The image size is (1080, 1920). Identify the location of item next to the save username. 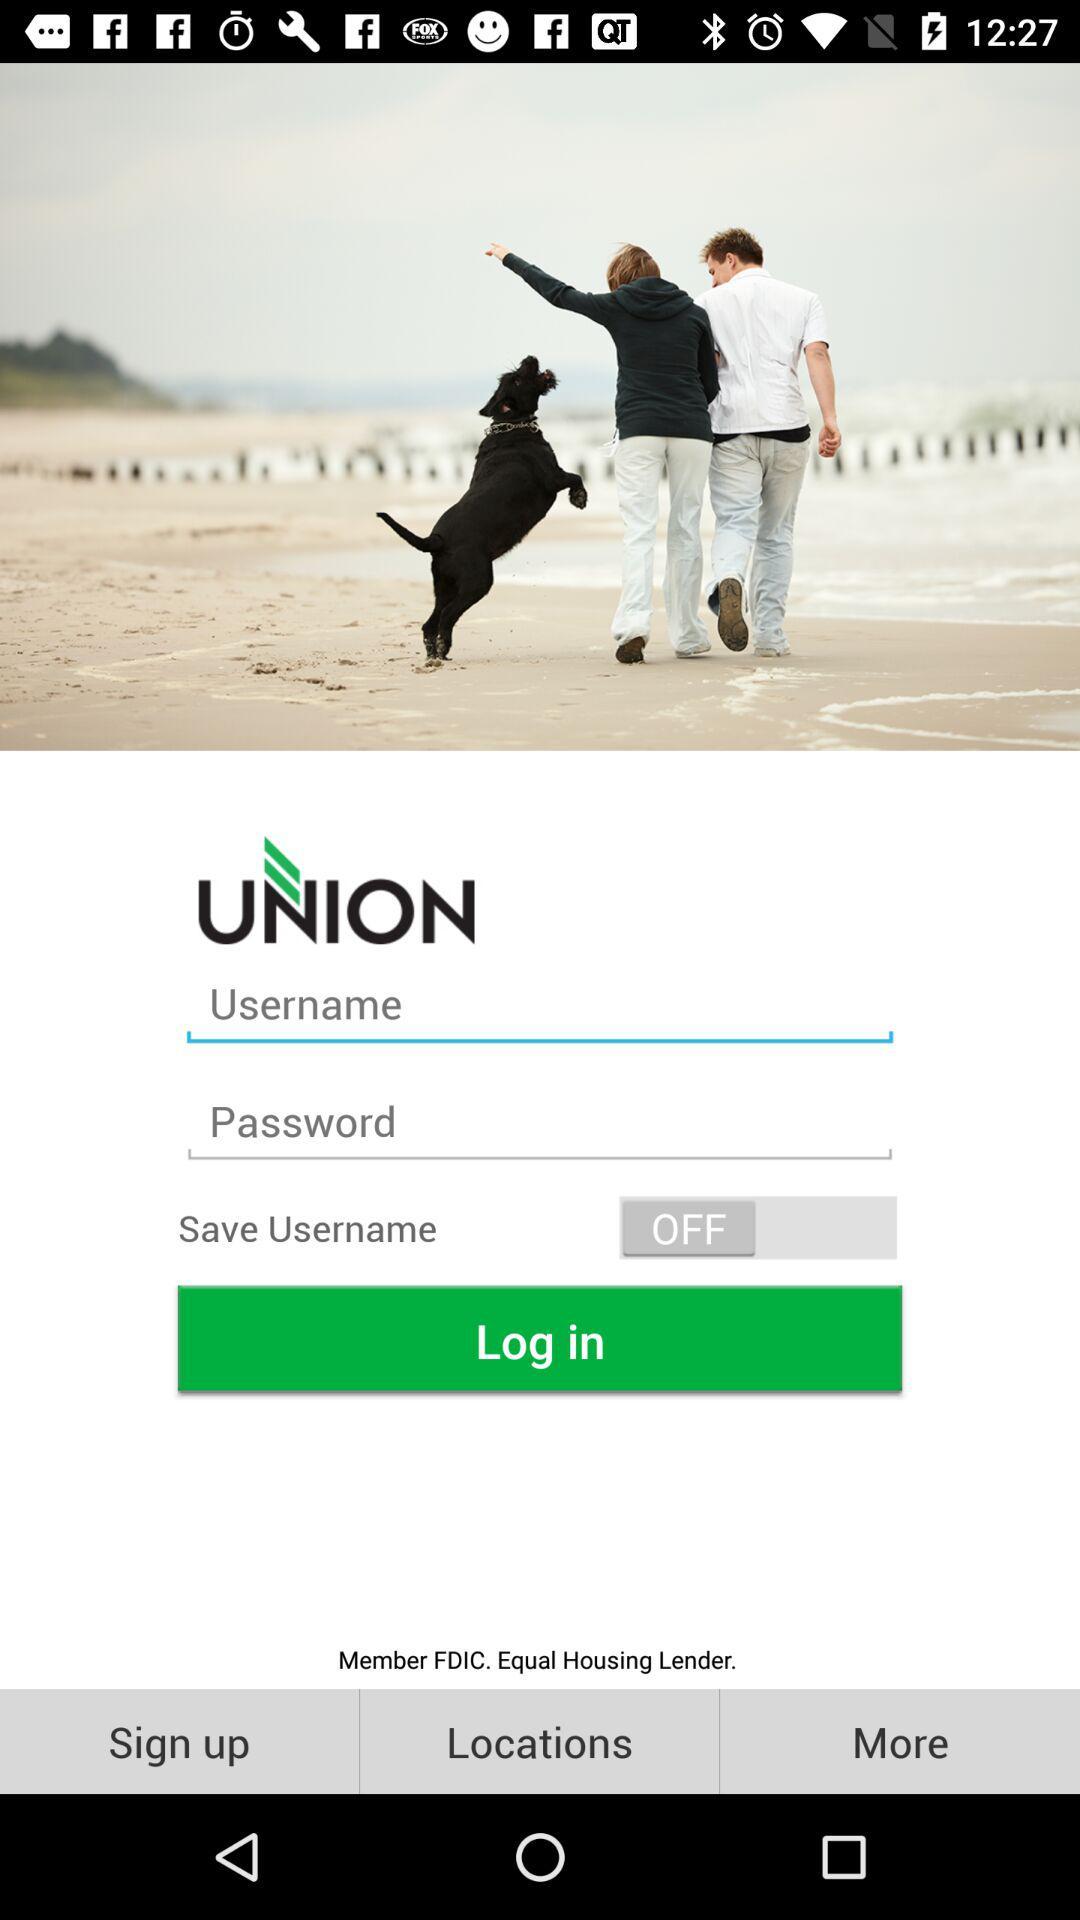
(758, 1226).